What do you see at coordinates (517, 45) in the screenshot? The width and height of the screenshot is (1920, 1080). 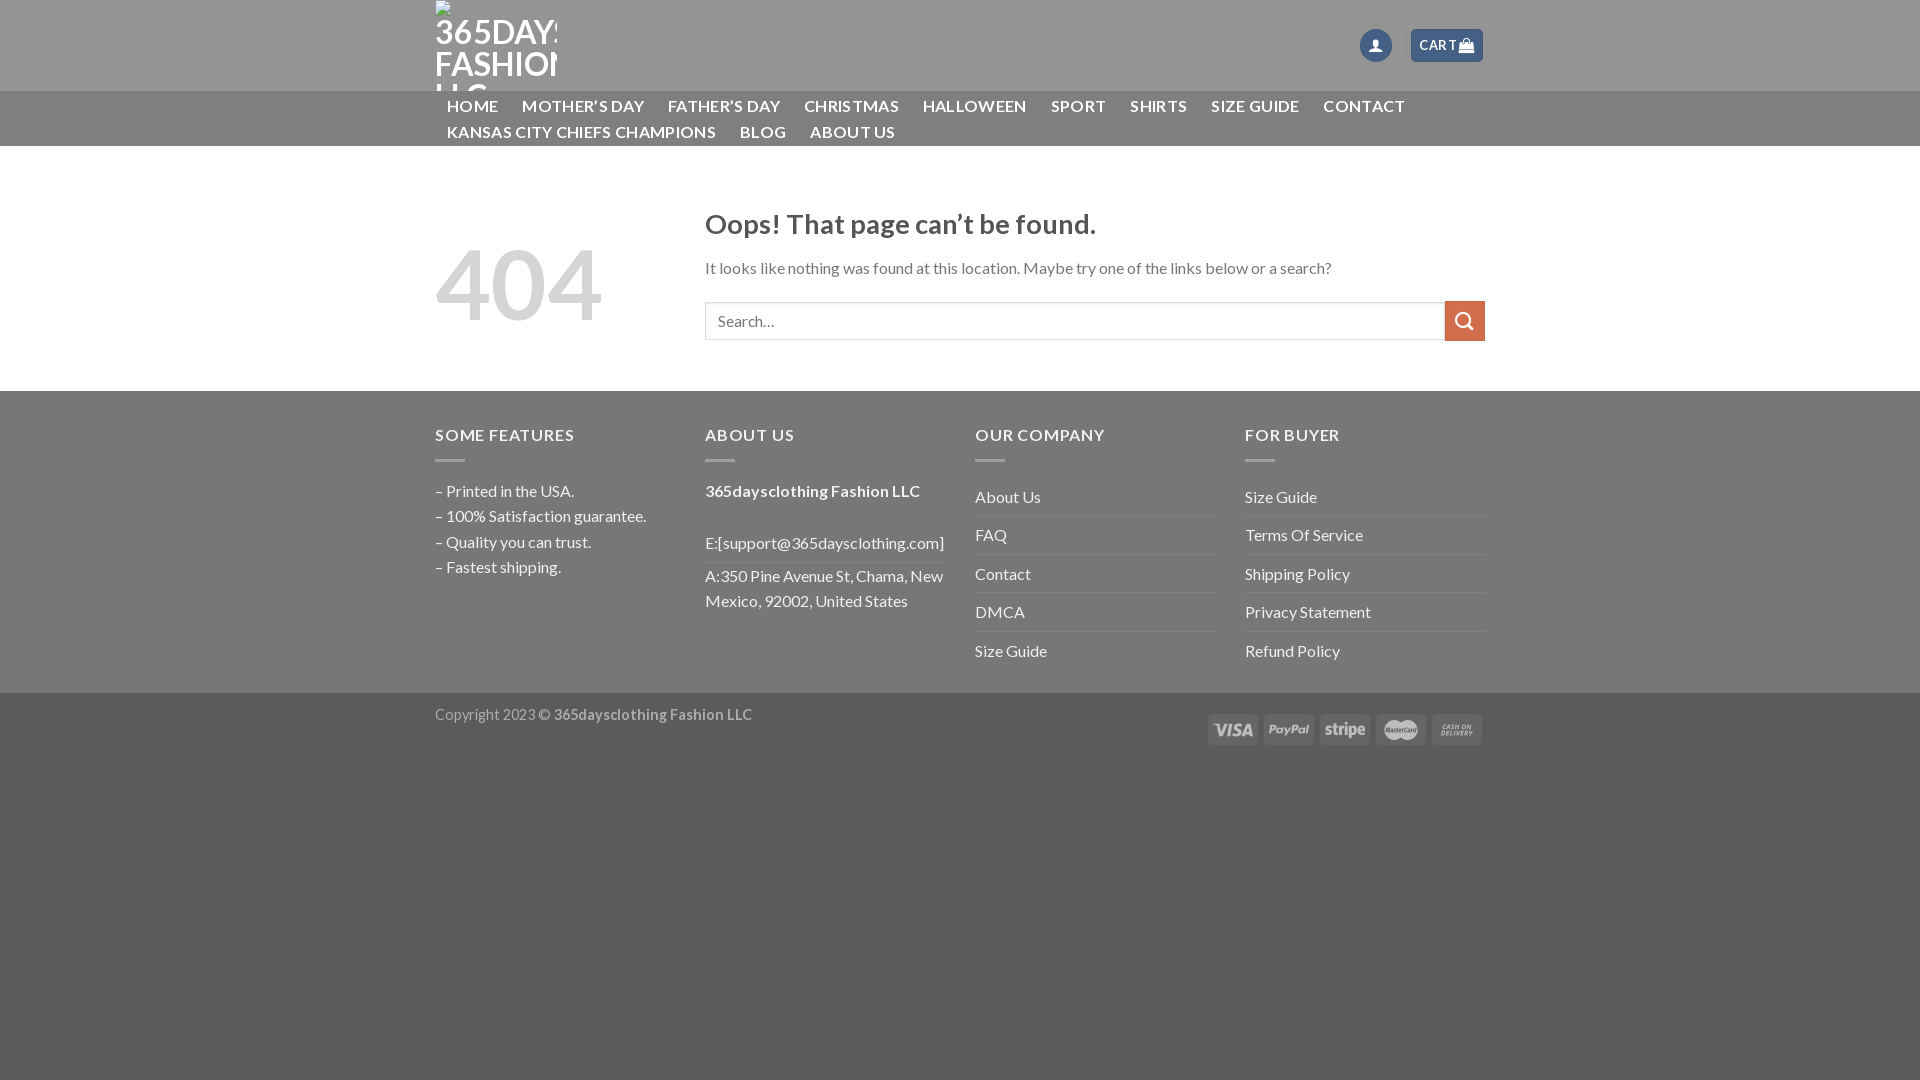 I see `'365daysclothing Fashion LLC - 365daysclothing Fashion LLC'` at bounding box center [517, 45].